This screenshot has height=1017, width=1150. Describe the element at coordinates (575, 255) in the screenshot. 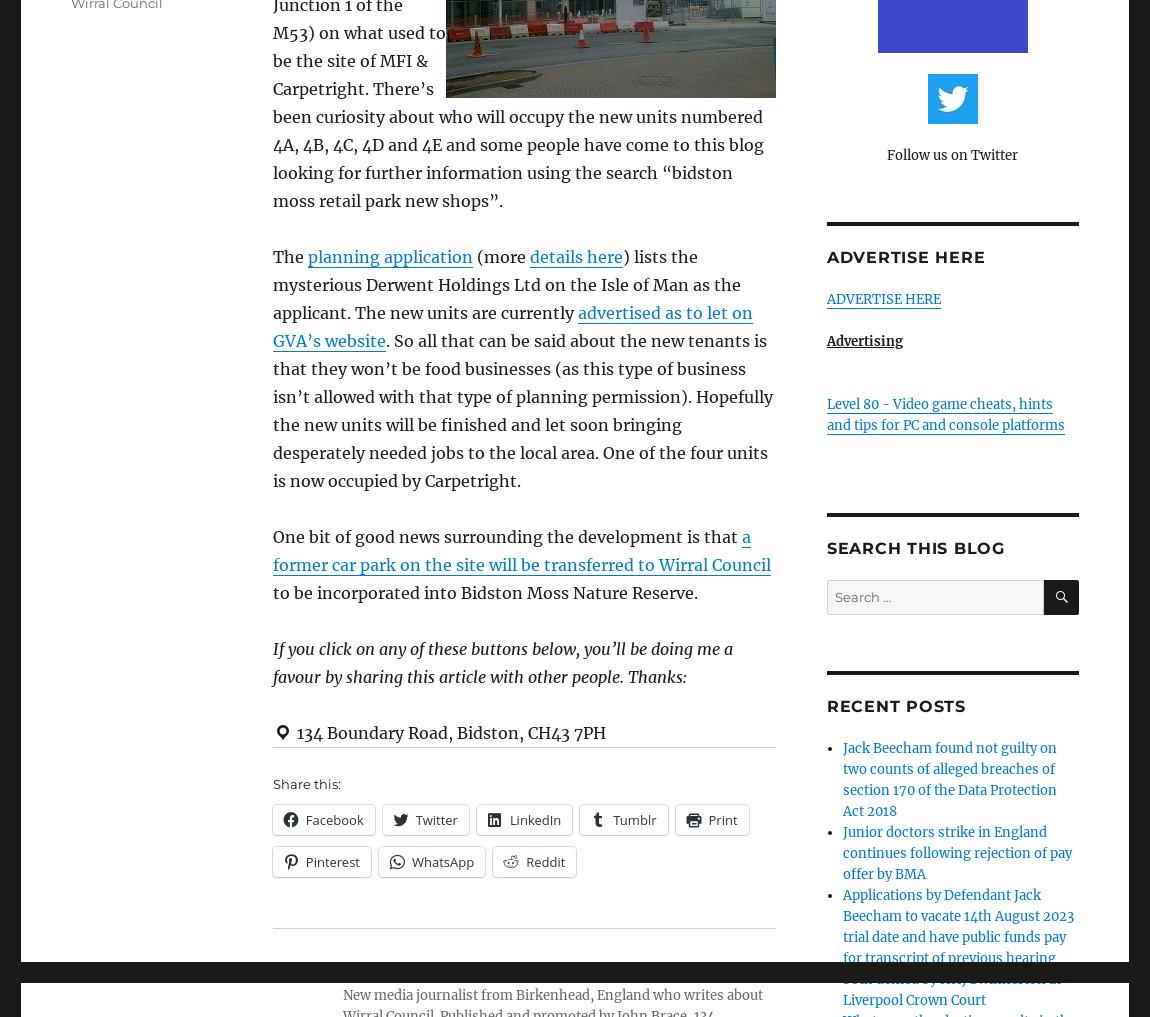

I see `'details here'` at that location.